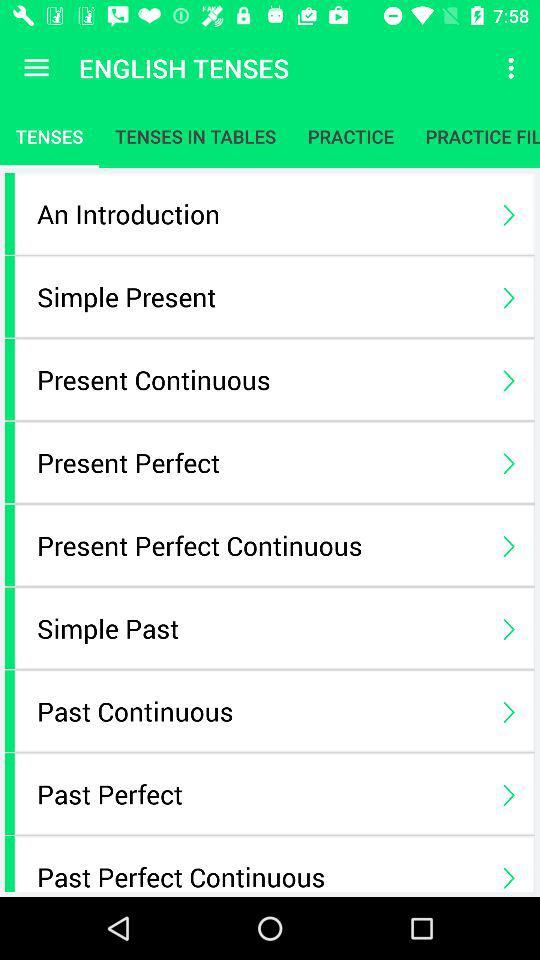 This screenshot has height=960, width=540. What do you see at coordinates (259, 213) in the screenshot?
I see `the item above the simple present` at bounding box center [259, 213].